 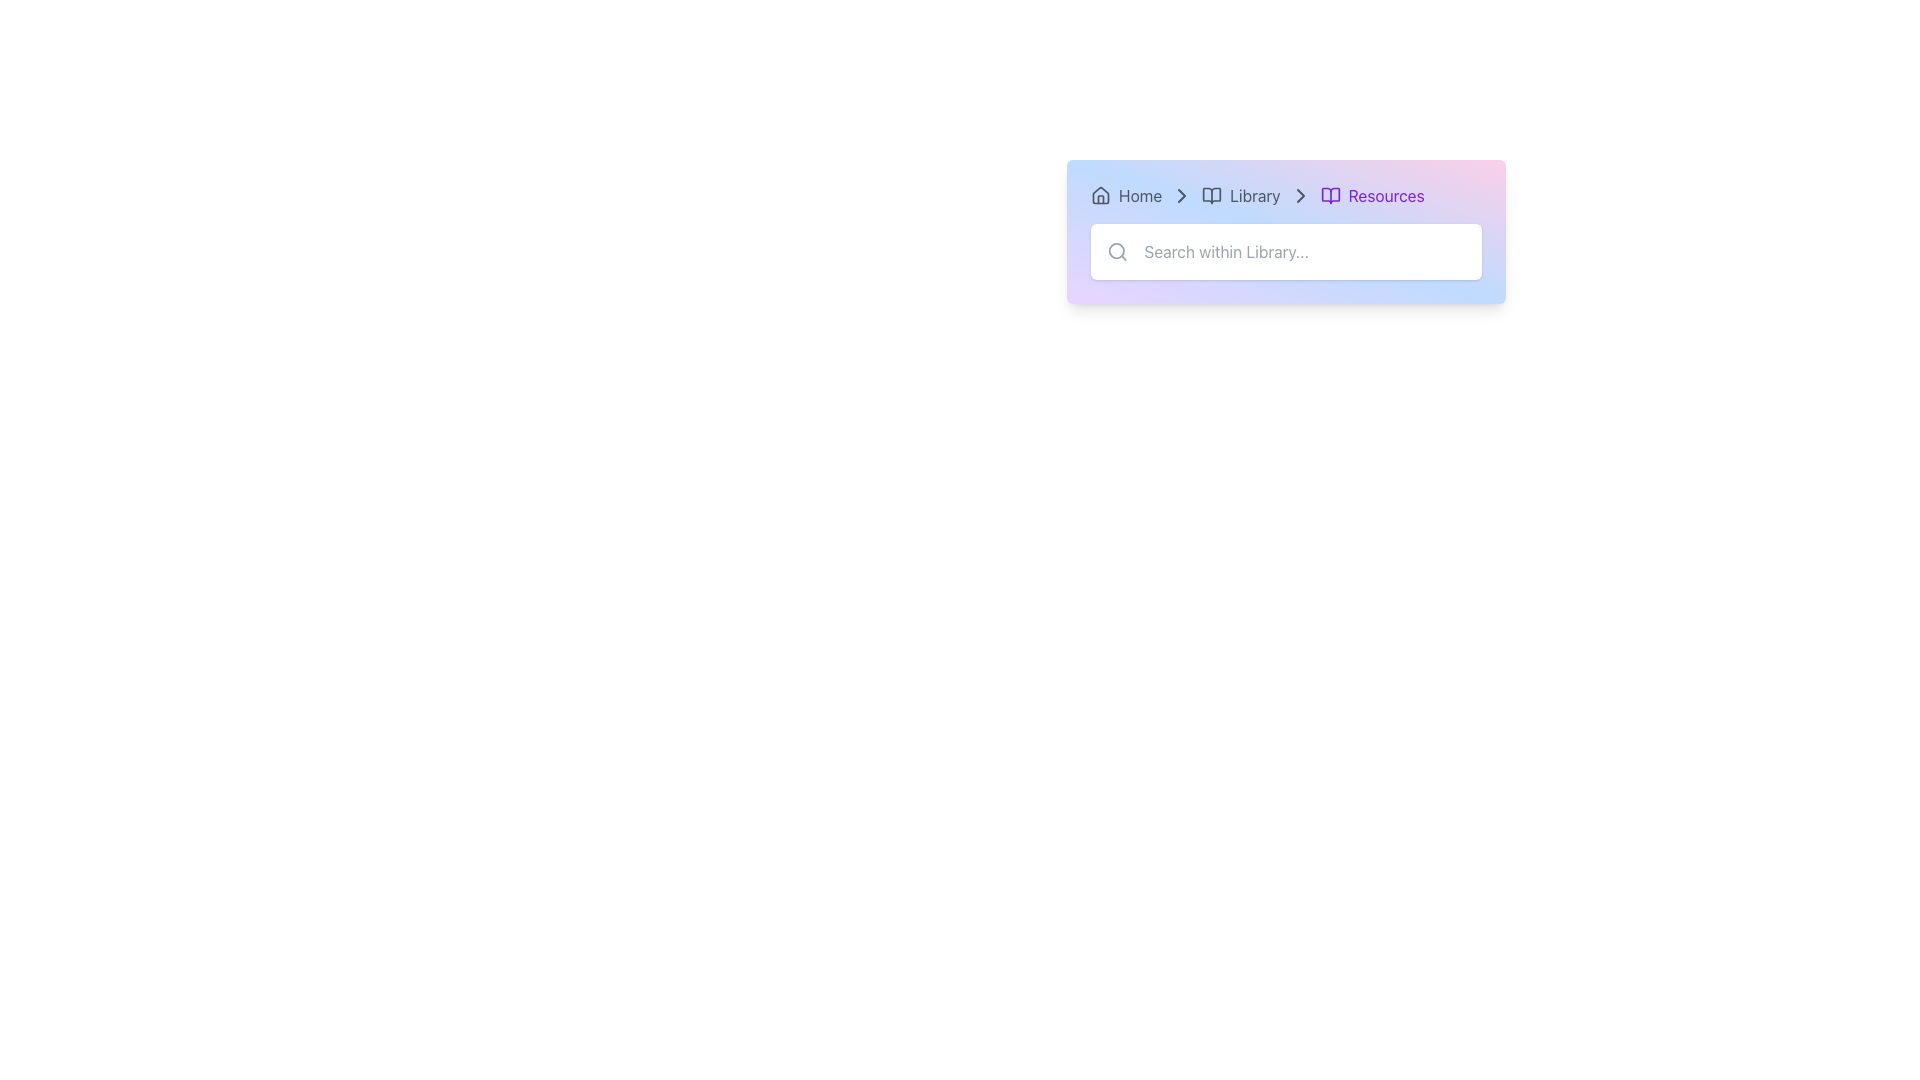 What do you see at coordinates (1240, 196) in the screenshot?
I see `the 'Library' text label with an open book icon` at bounding box center [1240, 196].